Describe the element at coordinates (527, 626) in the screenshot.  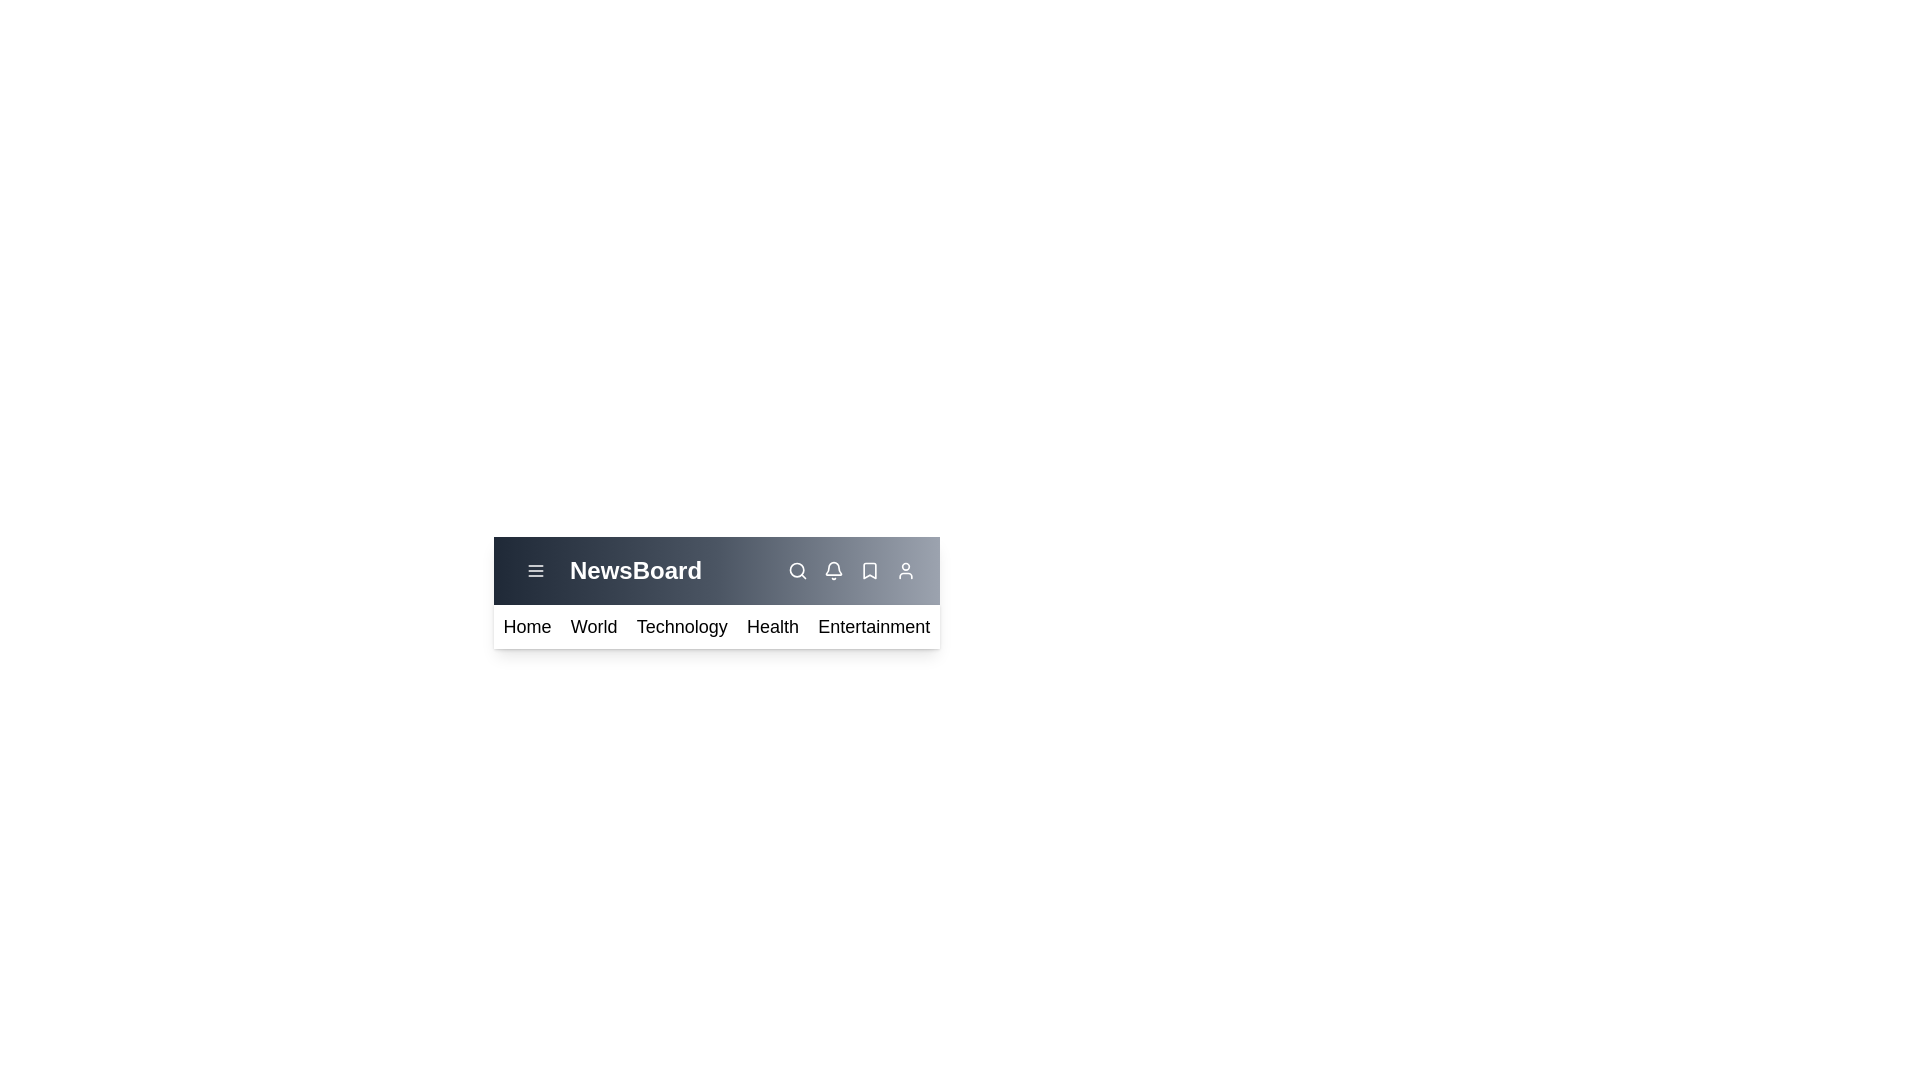
I see `the category Home from the menu` at that location.